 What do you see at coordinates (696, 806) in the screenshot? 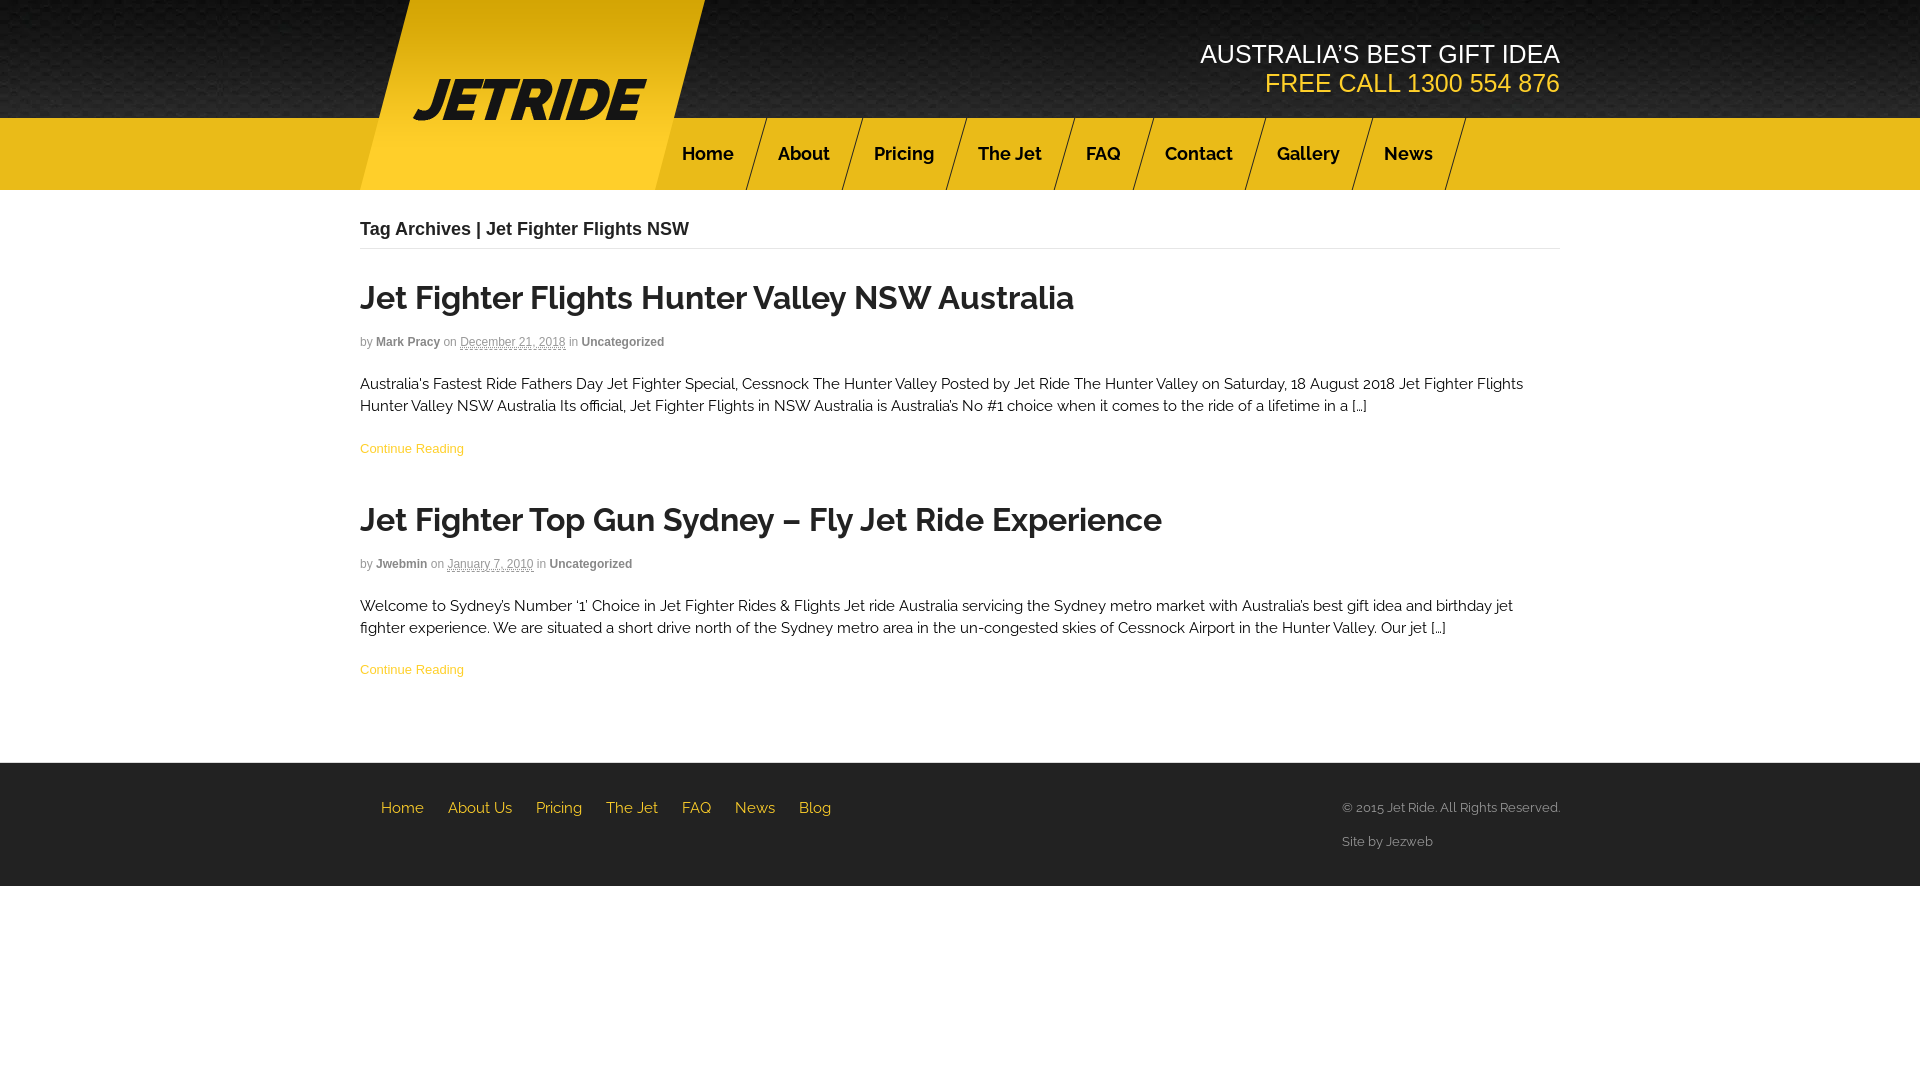
I see `'FAQ'` at bounding box center [696, 806].